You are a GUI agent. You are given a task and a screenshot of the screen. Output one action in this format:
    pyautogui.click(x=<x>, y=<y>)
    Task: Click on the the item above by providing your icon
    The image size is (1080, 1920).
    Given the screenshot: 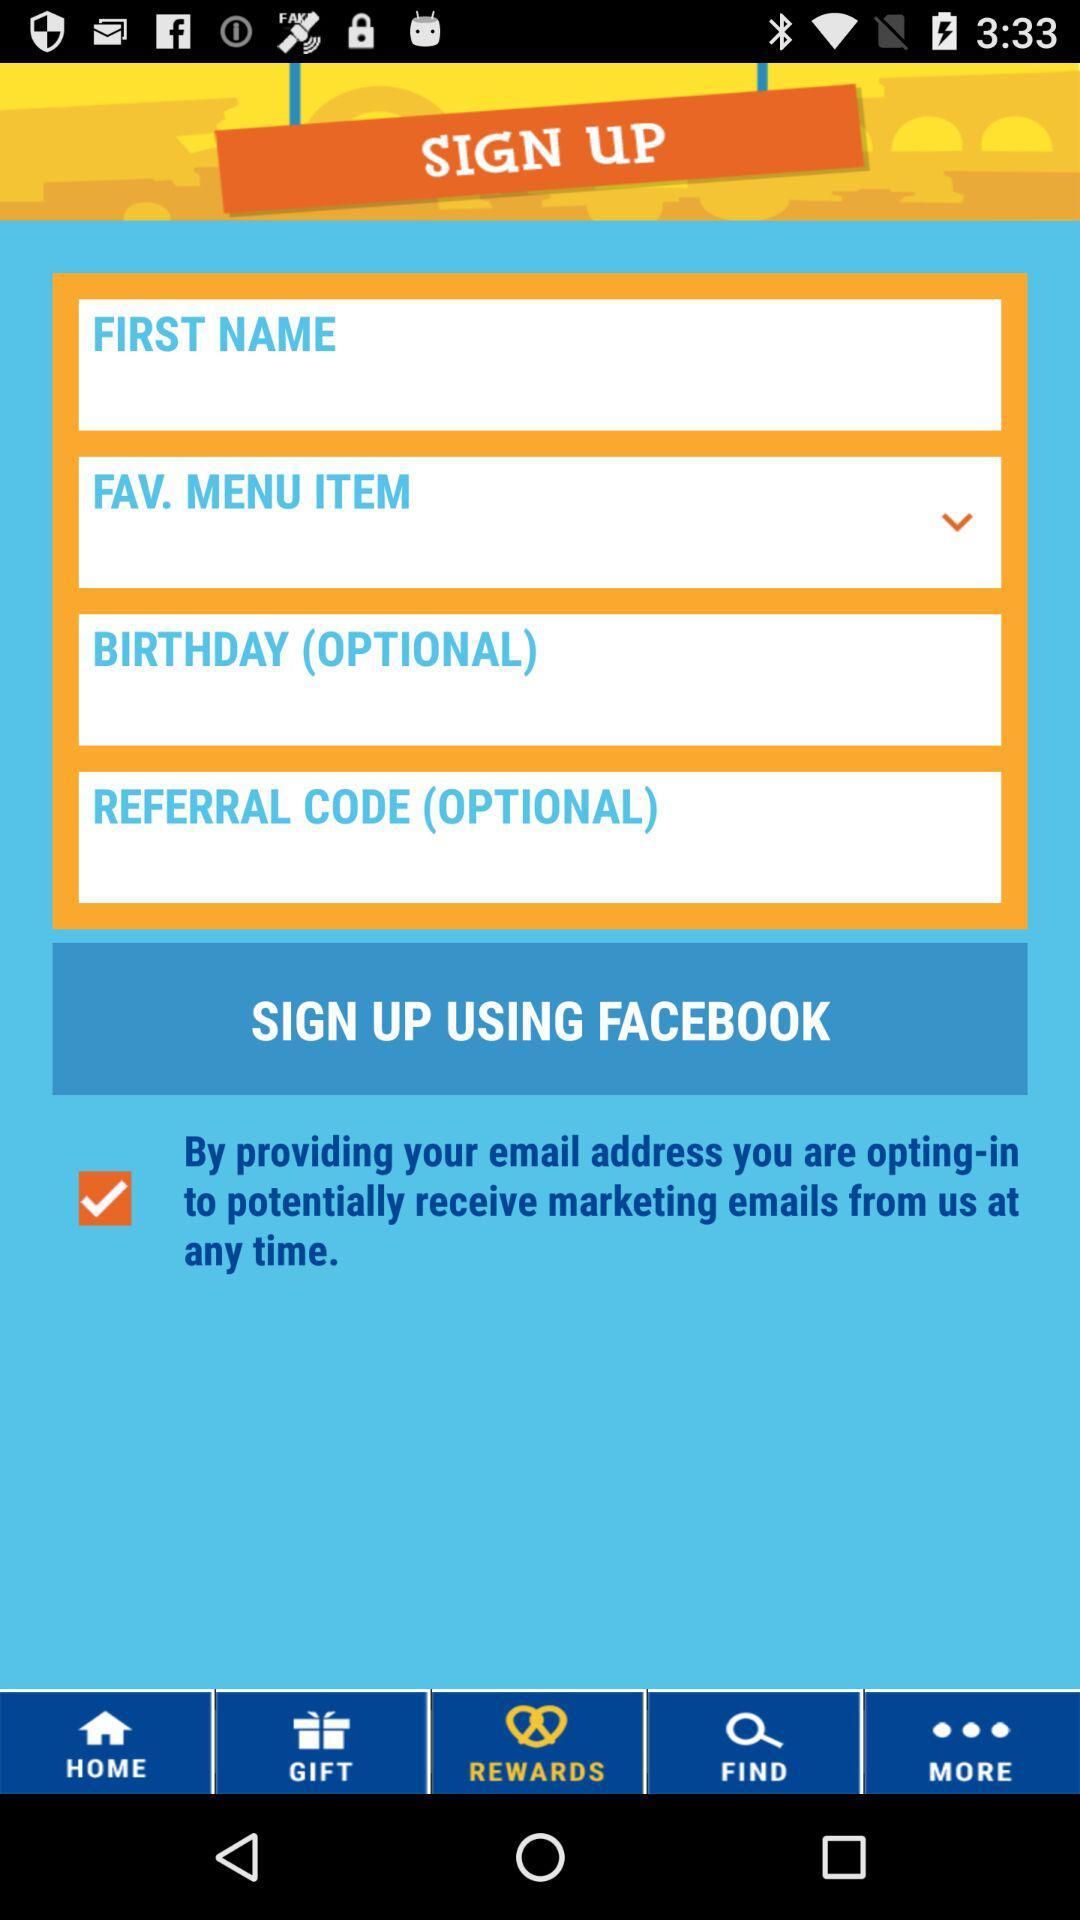 What is the action you would take?
    pyautogui.click(x=540, y=1018)
    